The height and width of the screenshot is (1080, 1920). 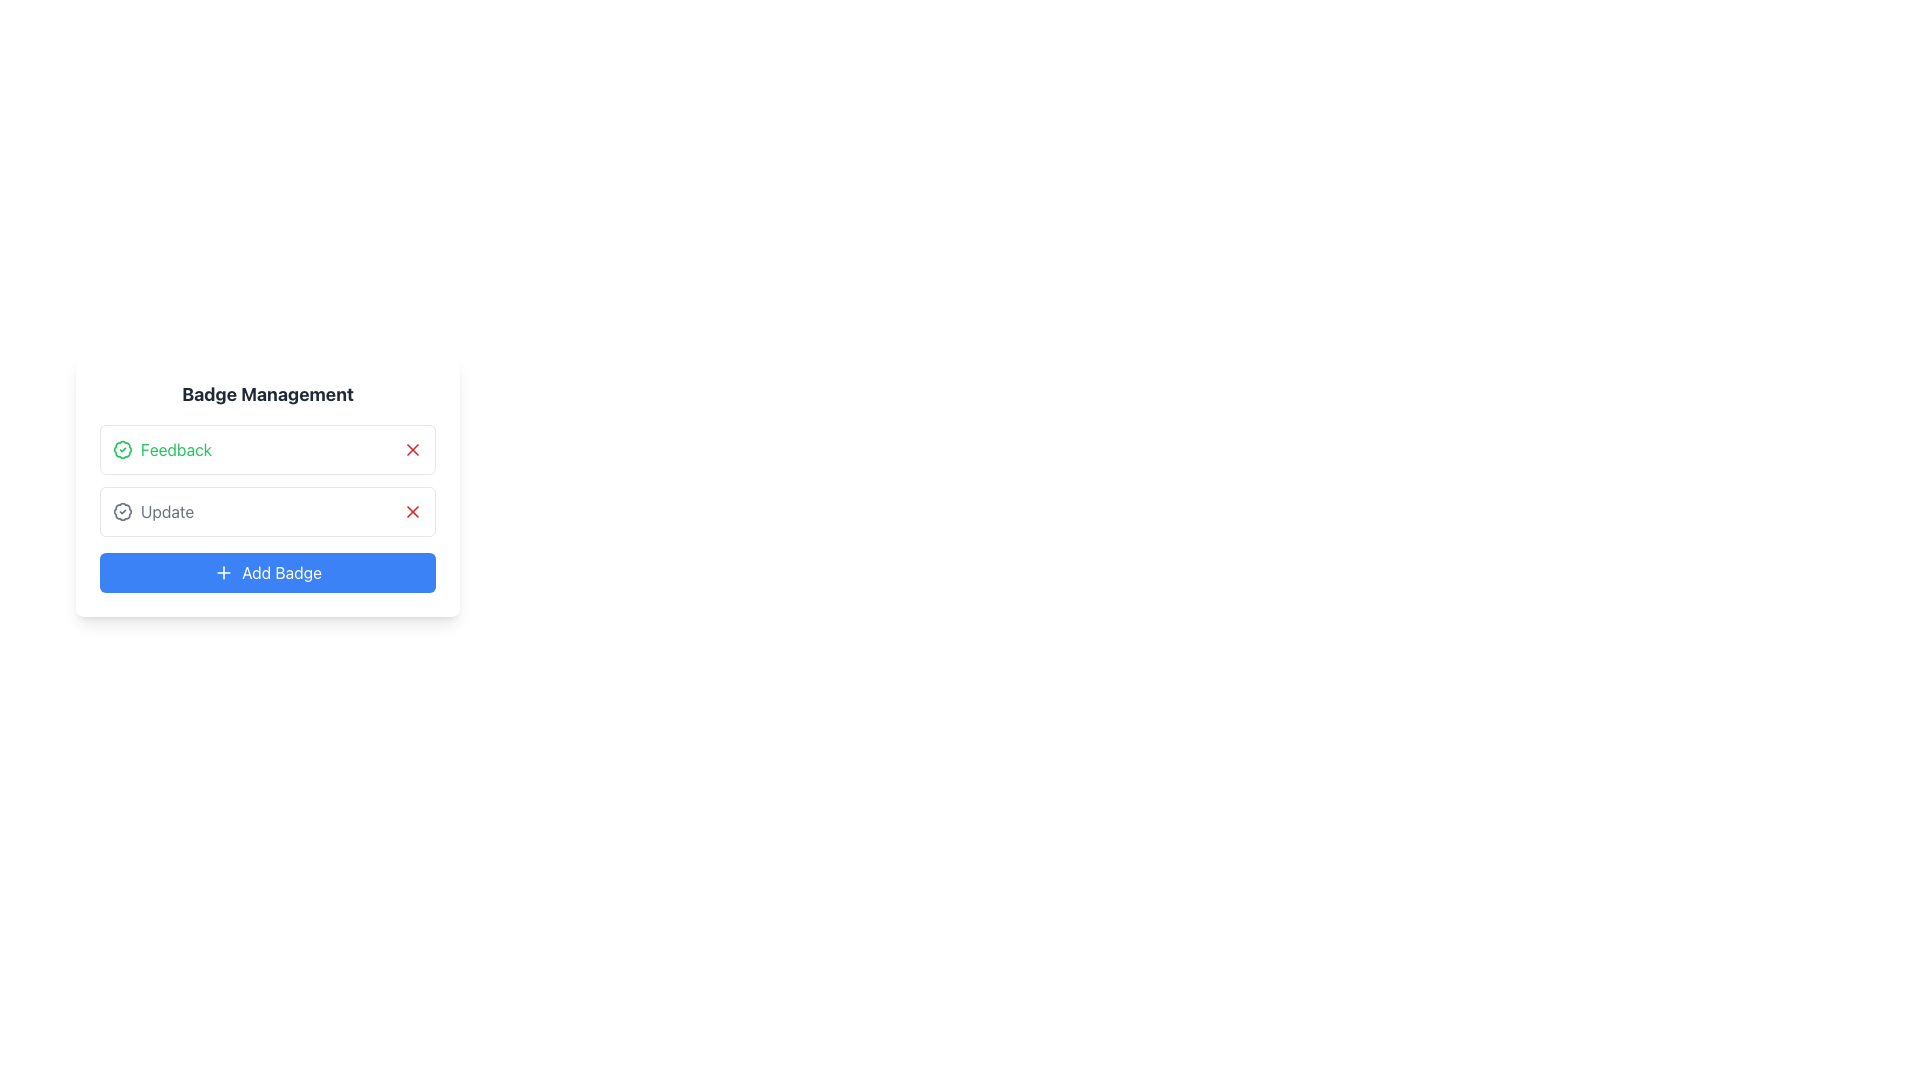 I want to click on the green-colored 'Feedback' label with a badge icon that contains a checkmark, located in the upper half of the 'Badge Management' section as the first item in a vertical list, so click(x=162, y=450).